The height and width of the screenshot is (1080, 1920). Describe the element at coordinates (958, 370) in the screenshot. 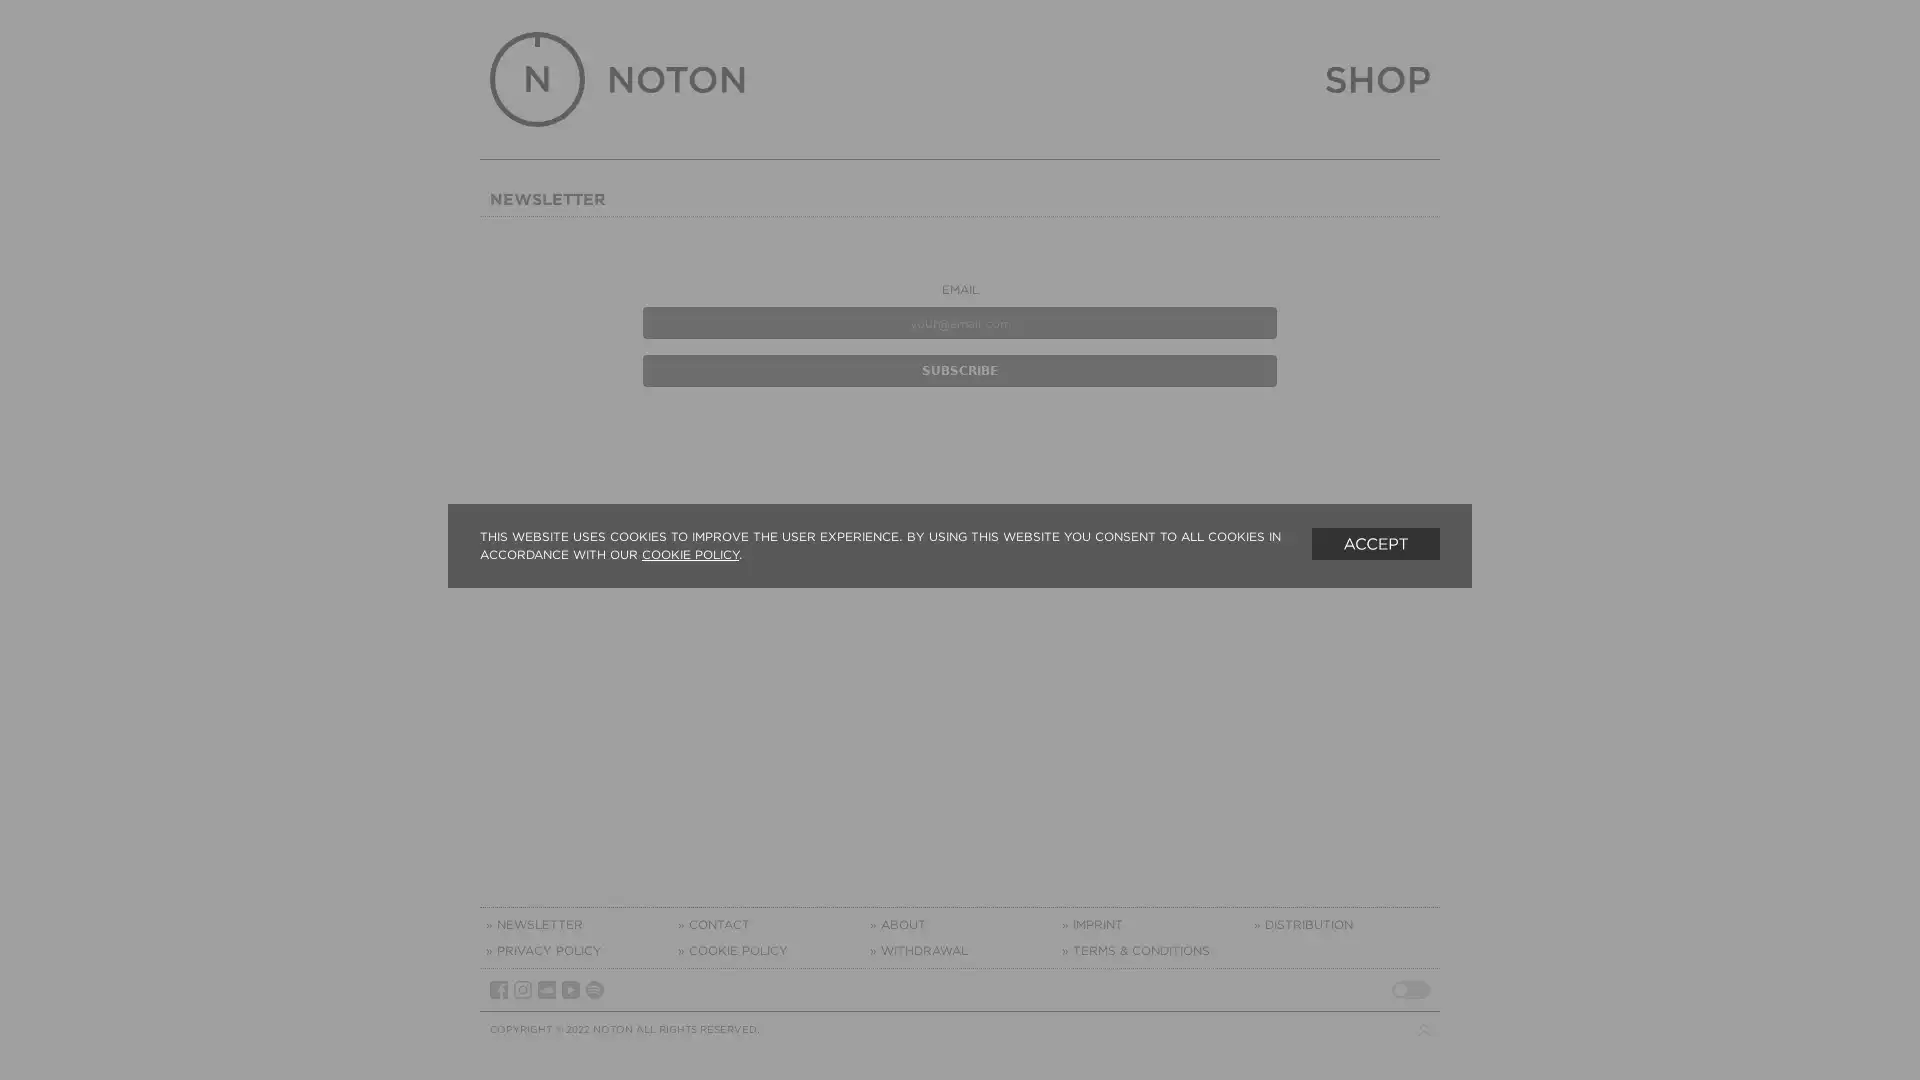

I see `Subscribe` at that location.